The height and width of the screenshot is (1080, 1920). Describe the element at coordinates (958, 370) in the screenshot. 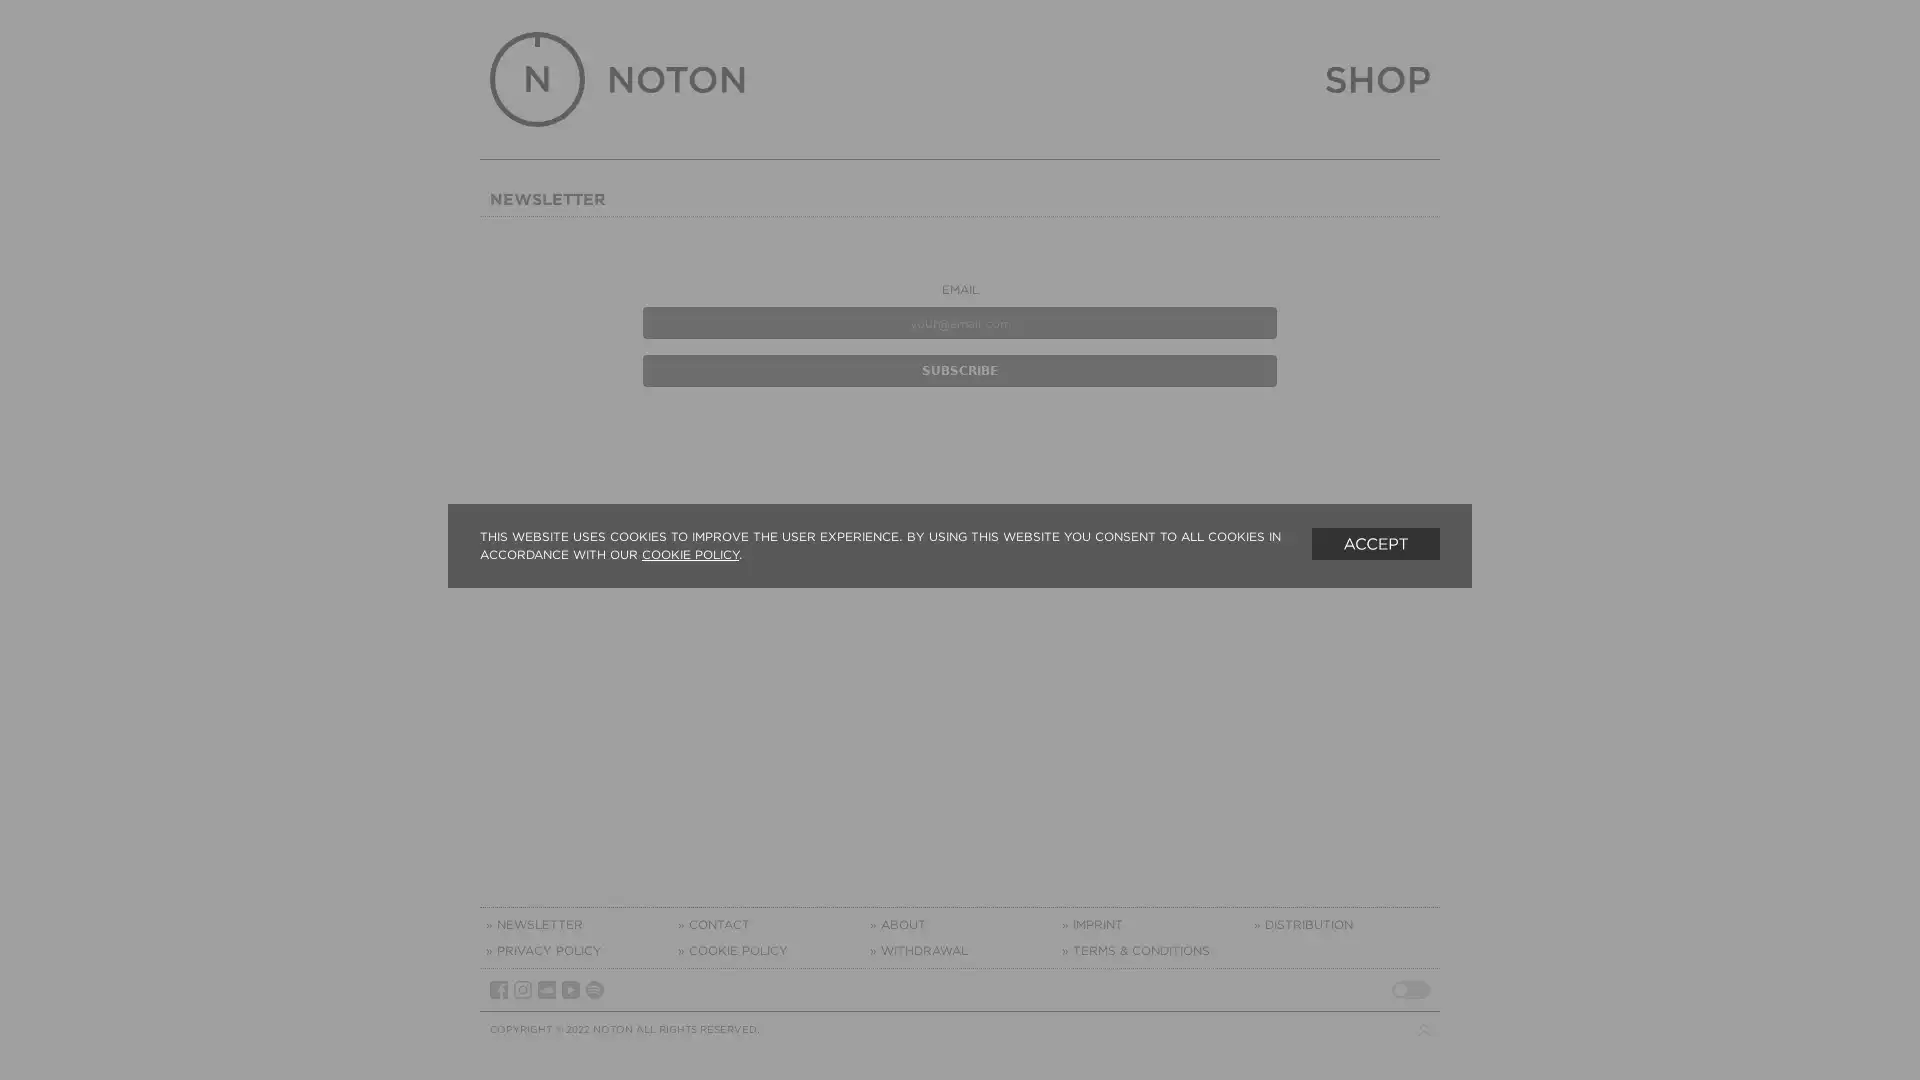

I see `Subscribe` at that location.